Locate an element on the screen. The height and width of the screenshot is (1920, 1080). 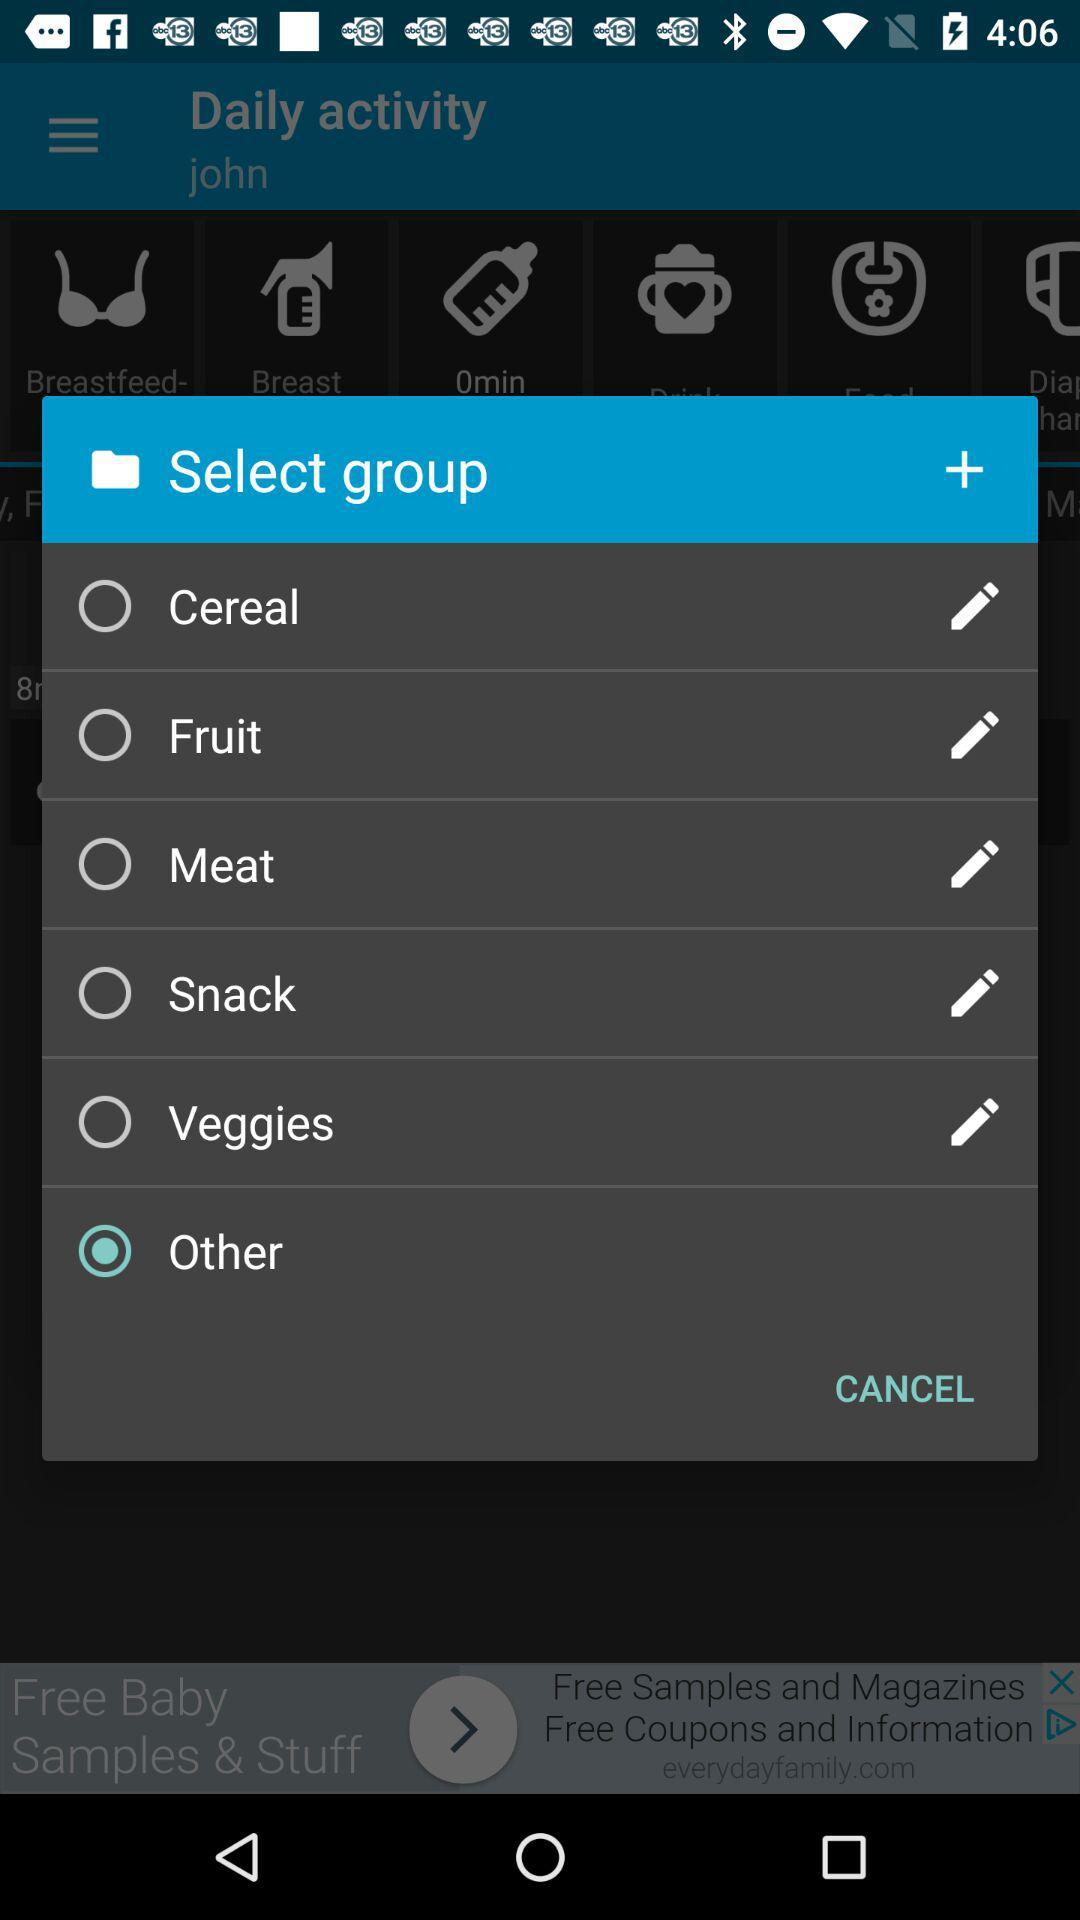
add is located at coordinates (963, 468).